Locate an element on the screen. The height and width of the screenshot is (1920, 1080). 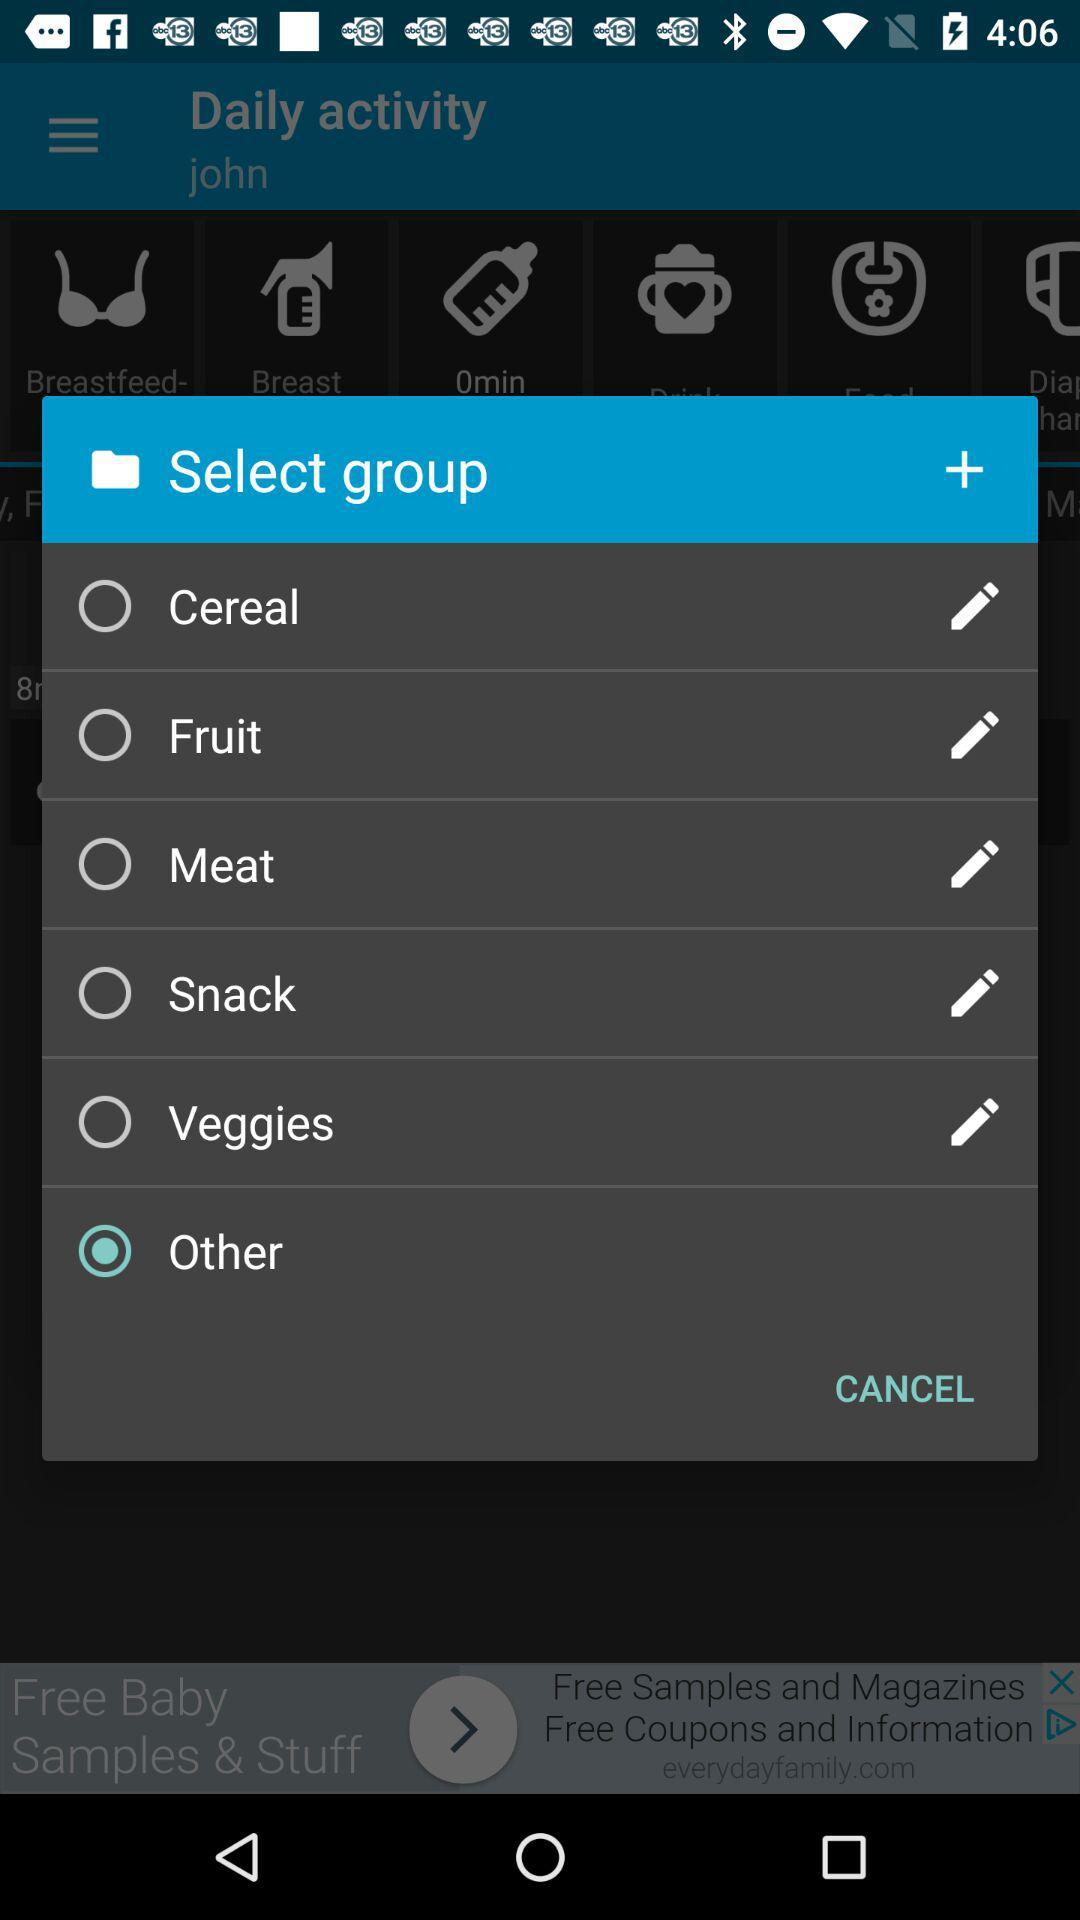
add is located at coordinates (963, 468).